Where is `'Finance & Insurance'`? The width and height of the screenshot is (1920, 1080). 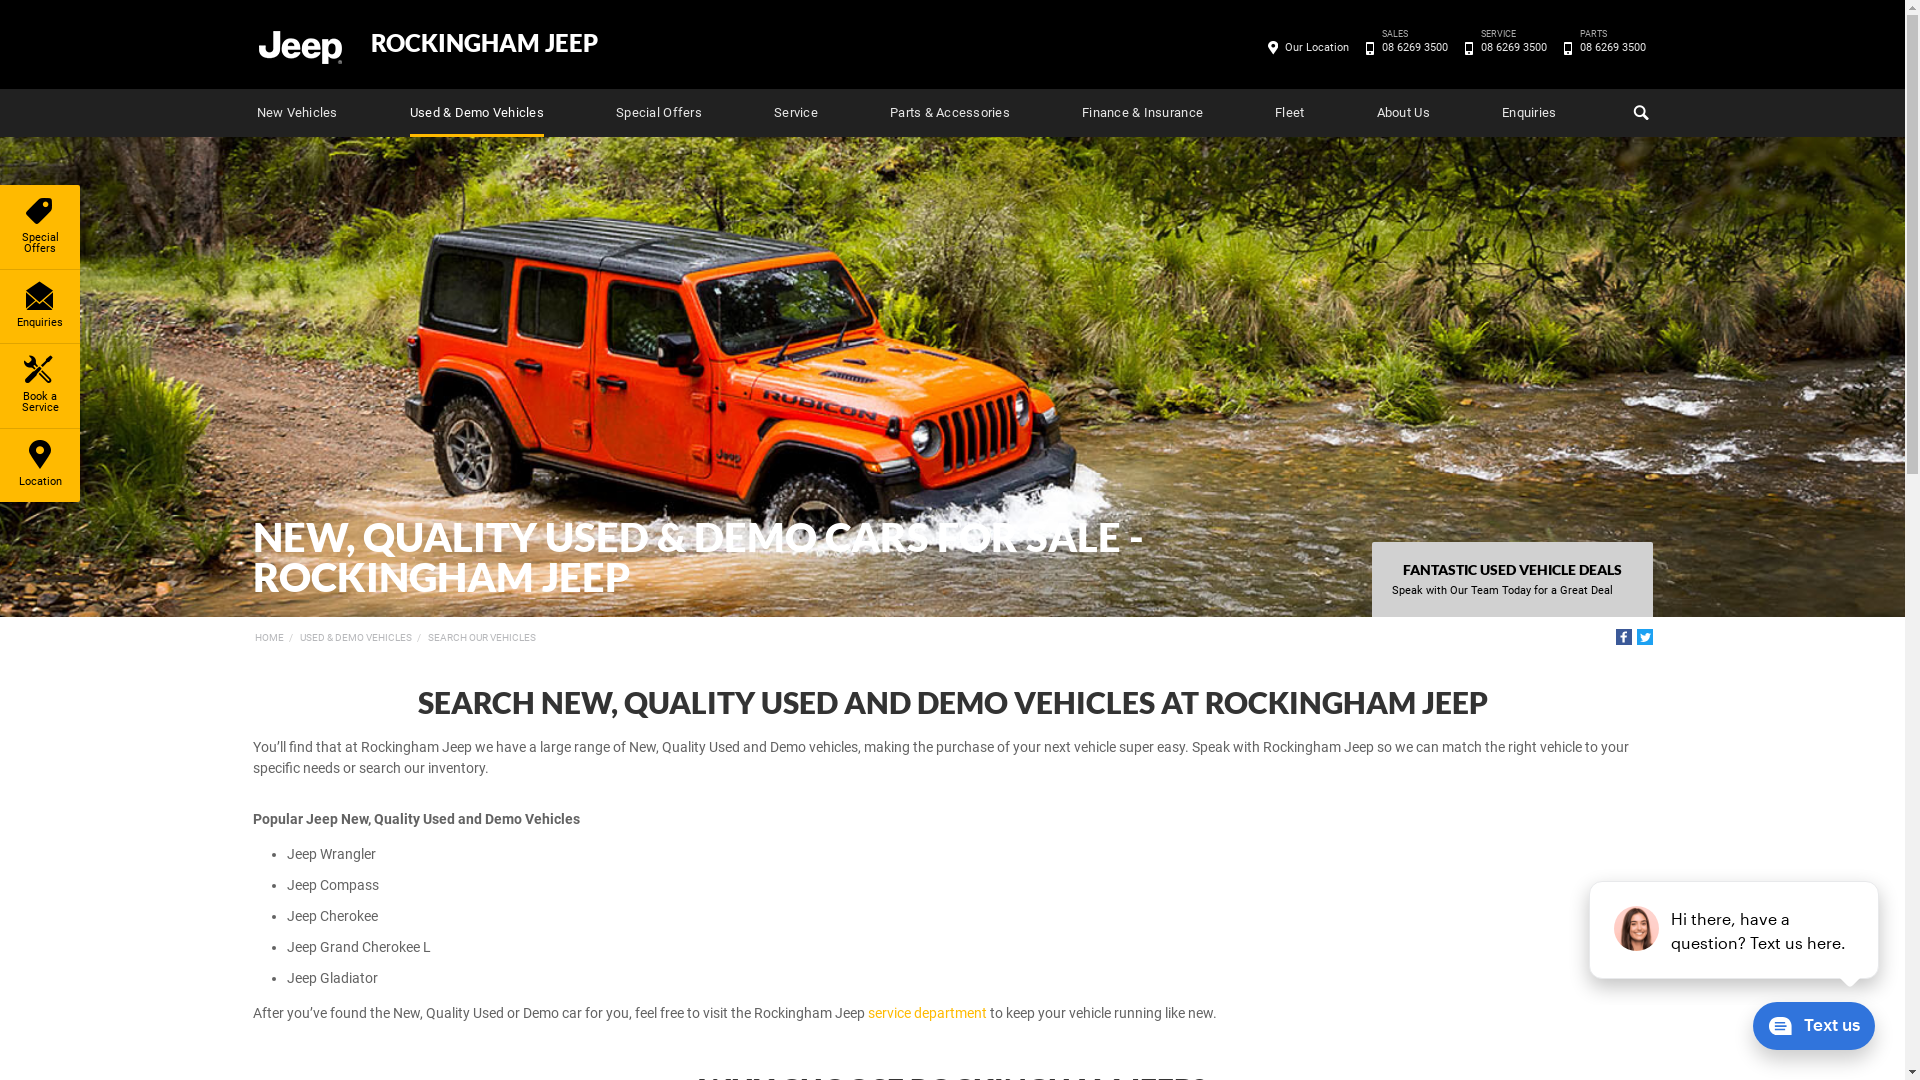 'Finance & Insurance' is located at coordinates (1142, 112).